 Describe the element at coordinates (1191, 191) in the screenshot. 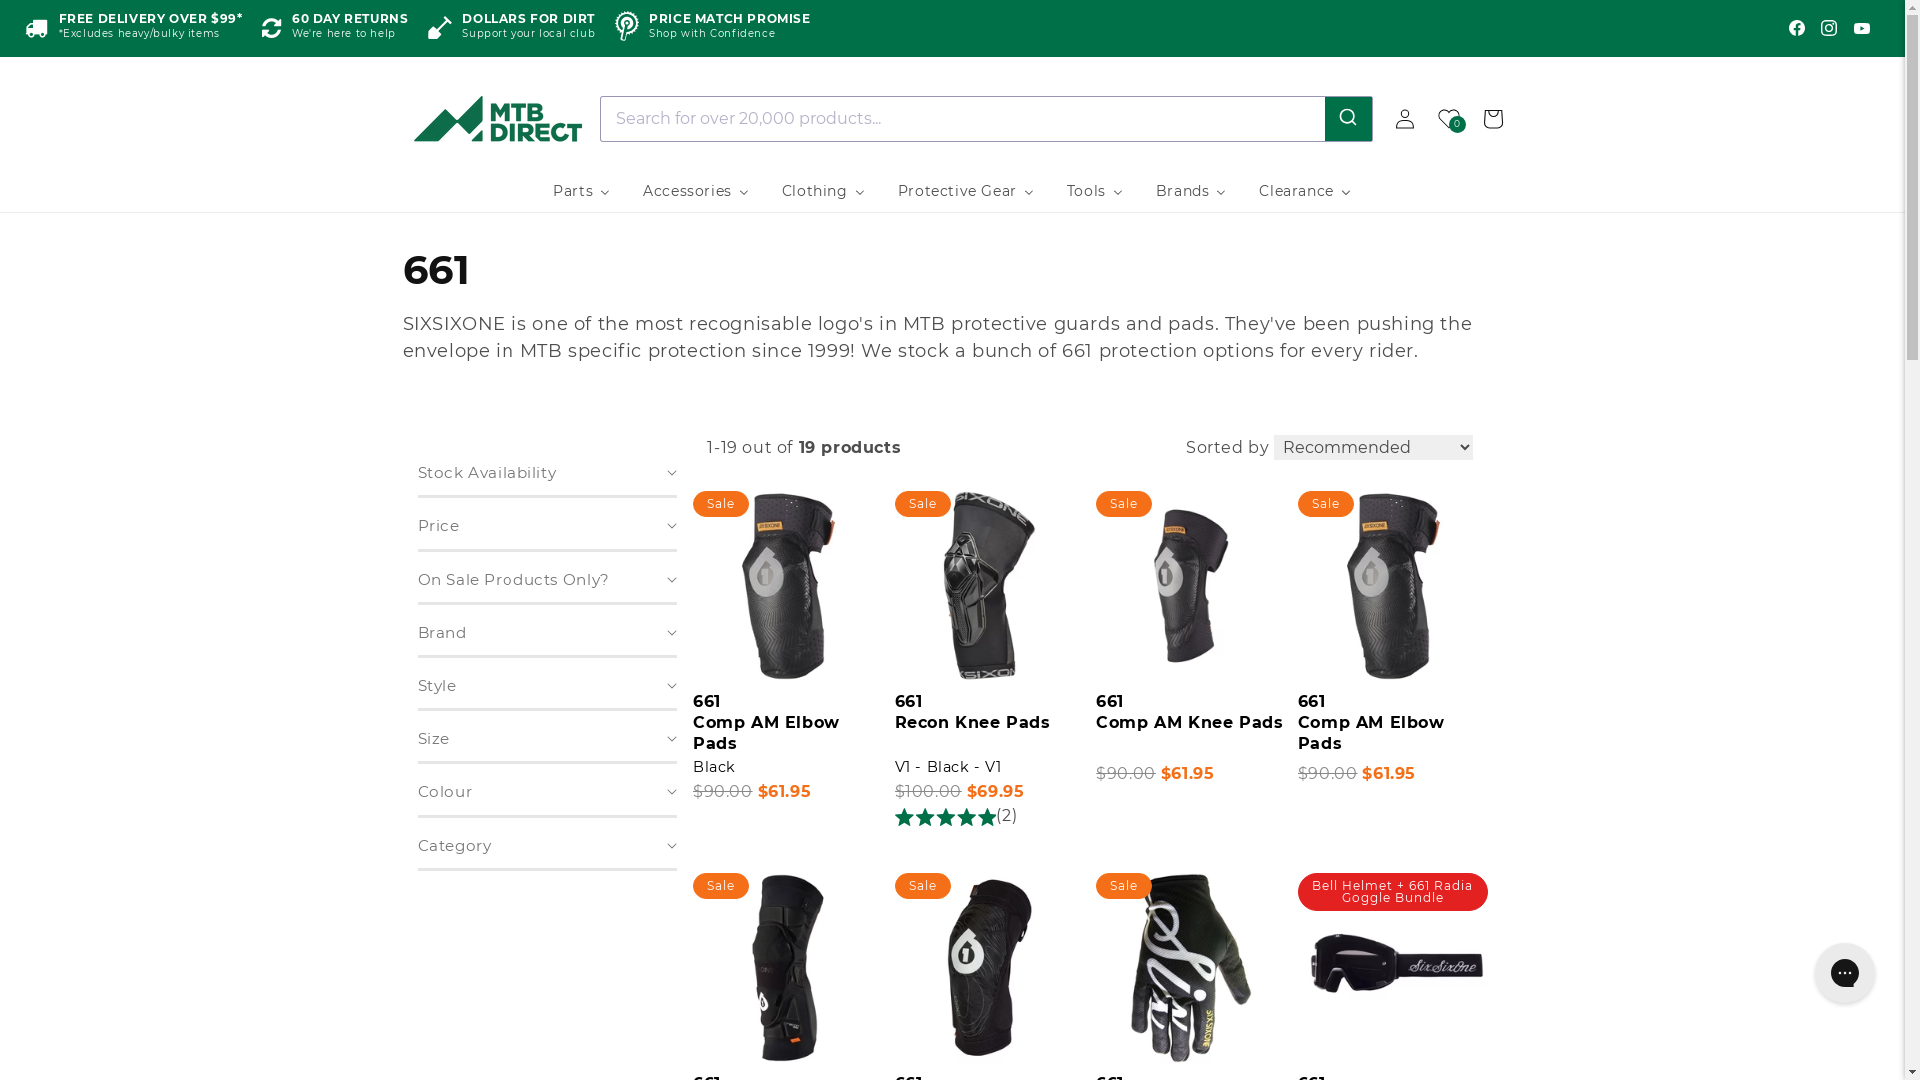

I see `'Brands'` at that location.